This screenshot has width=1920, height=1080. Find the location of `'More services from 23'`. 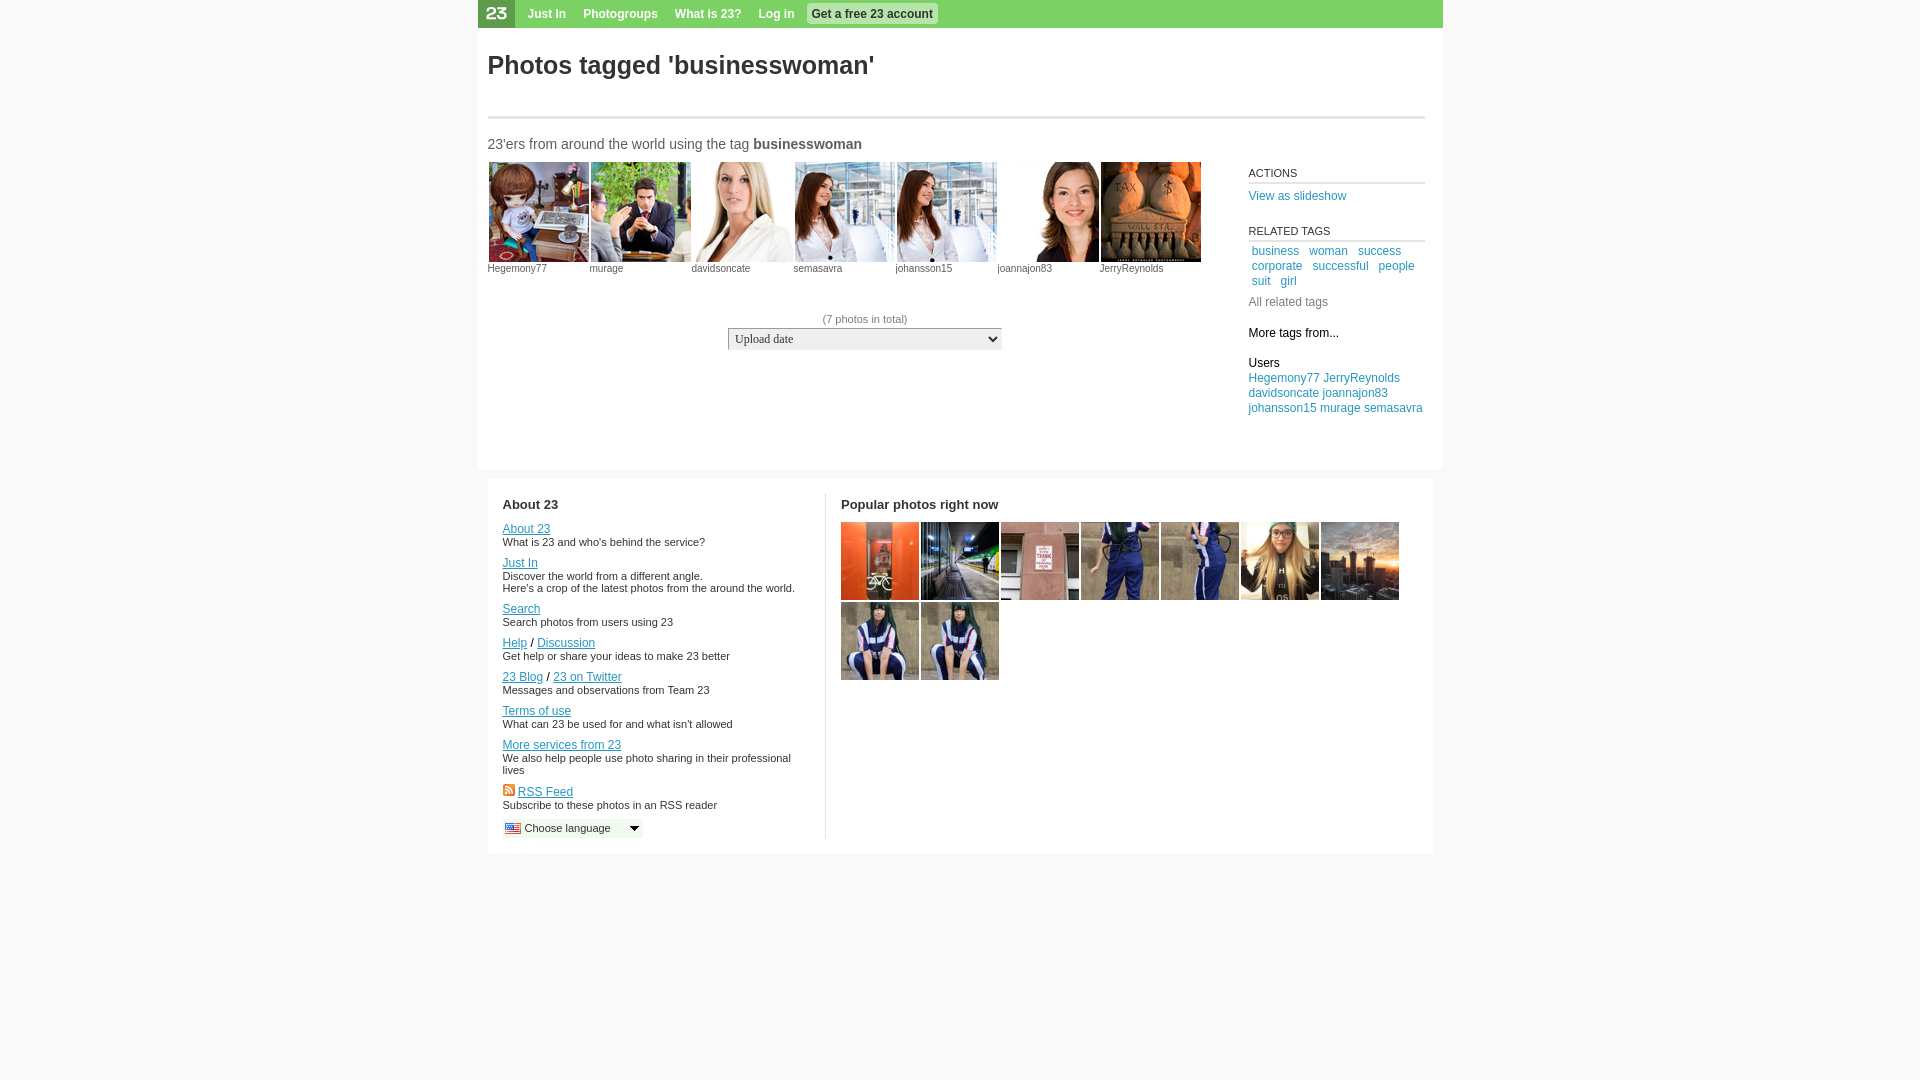

'More services from 23' is located at coordinates (502, 744).